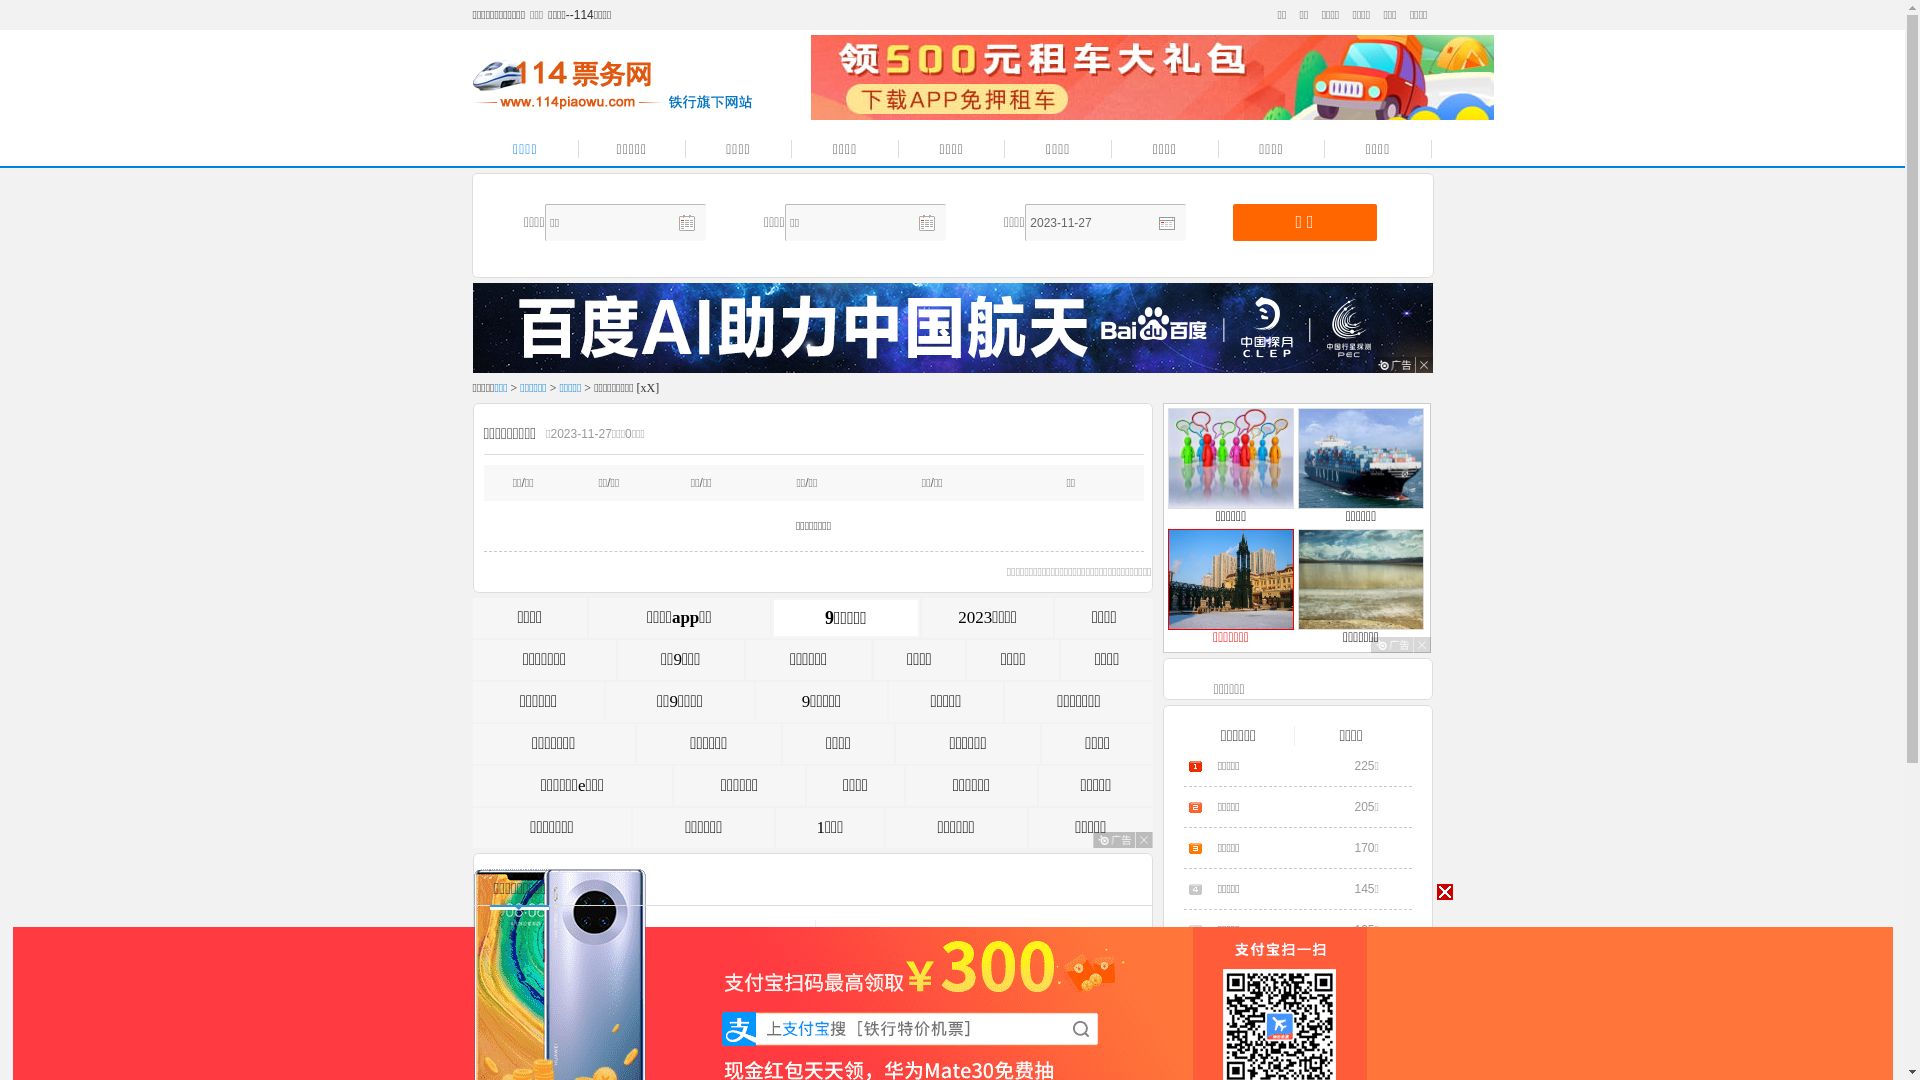  I want to click on '[xX]', so click(648, 388).